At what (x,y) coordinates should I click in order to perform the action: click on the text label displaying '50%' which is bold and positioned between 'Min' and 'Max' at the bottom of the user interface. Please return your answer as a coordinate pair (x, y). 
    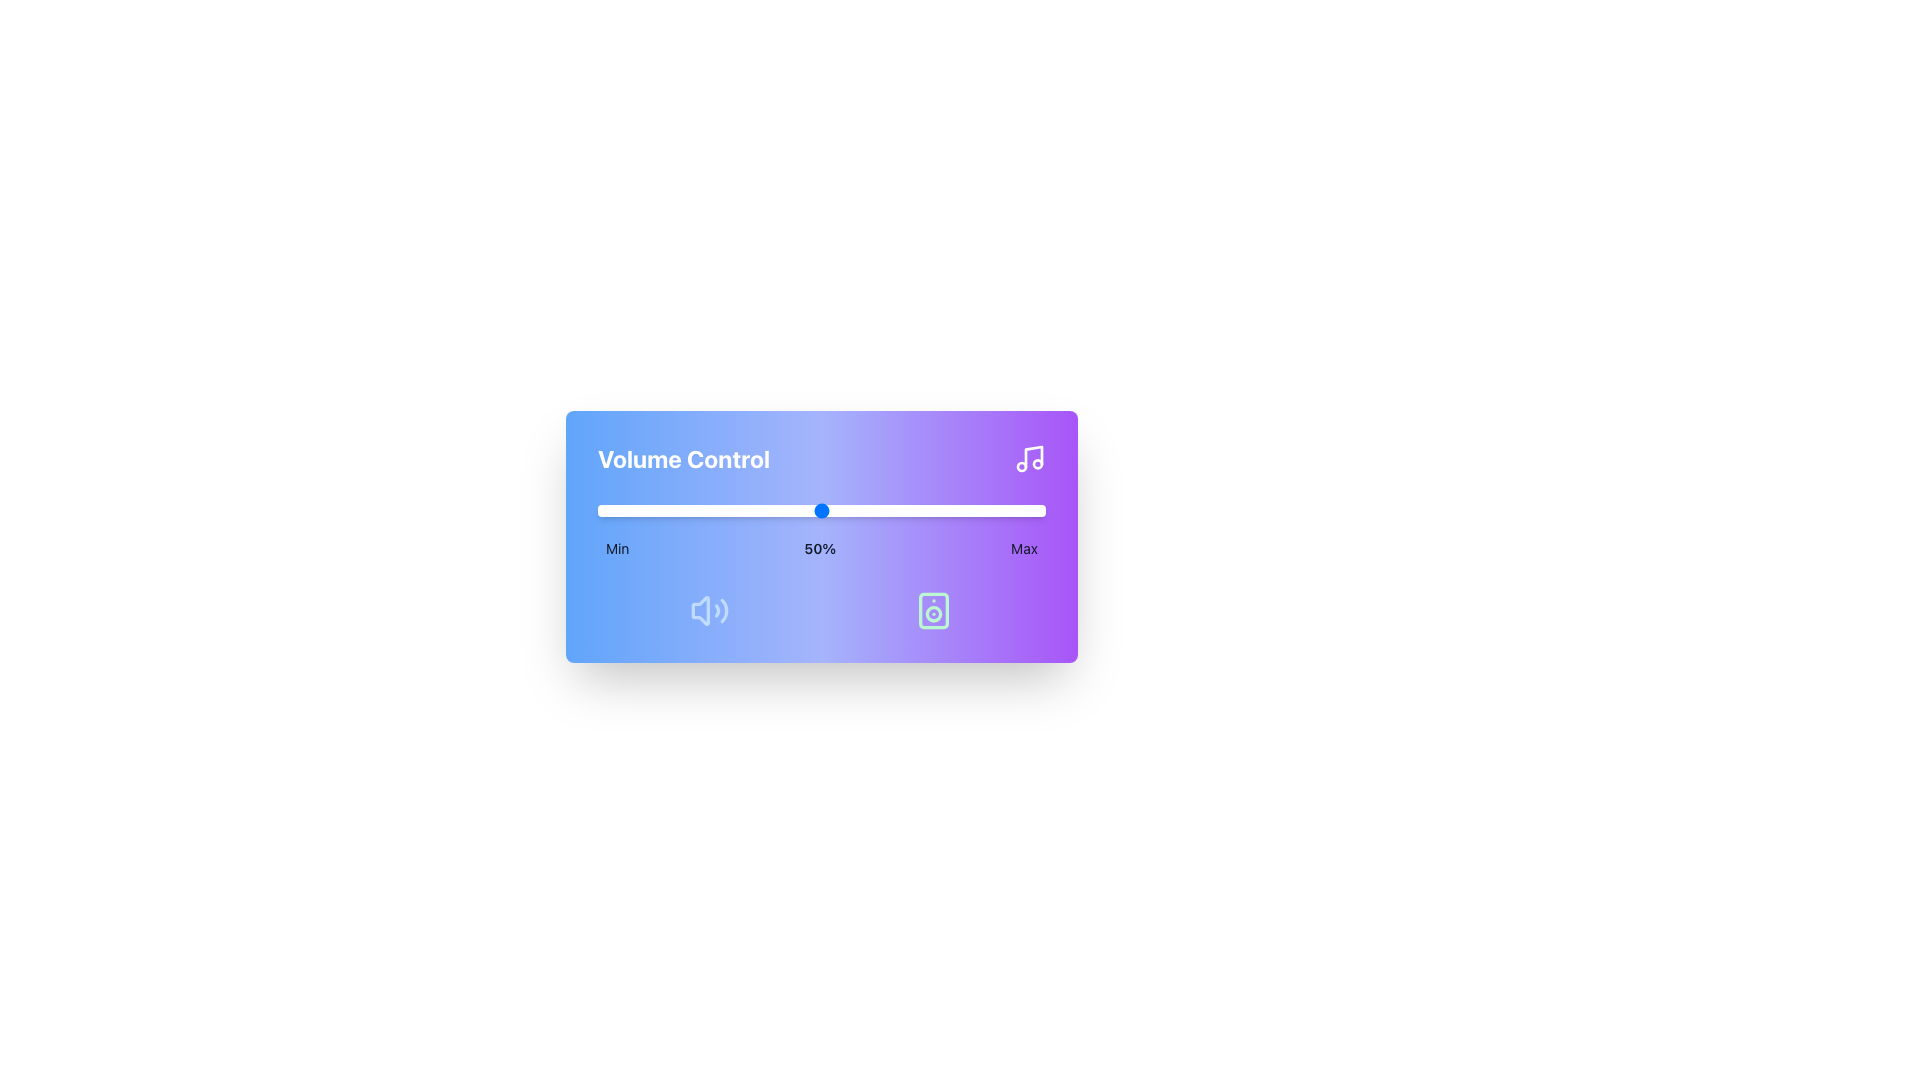
    Looking at the image, I should click on (820, 548).